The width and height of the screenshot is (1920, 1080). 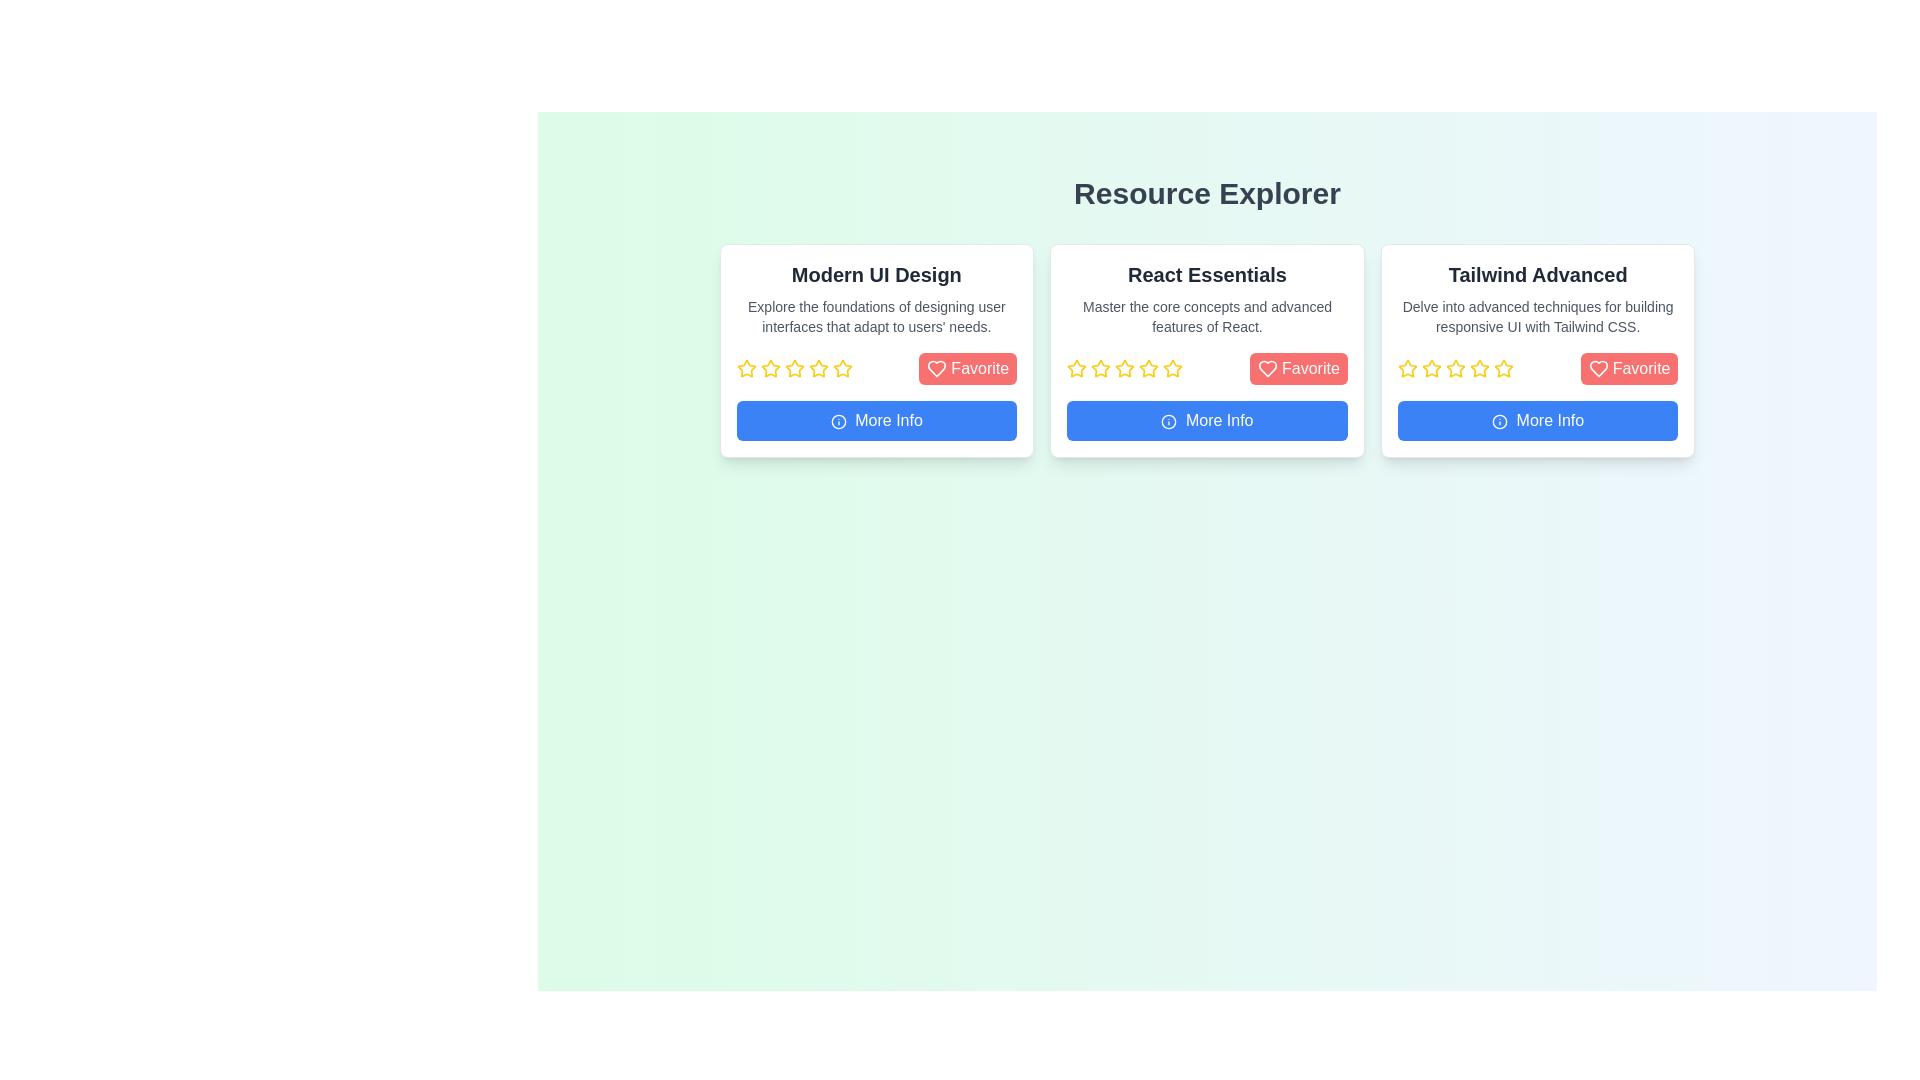 What do you see at coordinates (1206, 315) in the screenshot?
I see `the text element that provides a brief description of the 'React Essentials' section, located below the title and above the star icons and 'Favorite' button` at bounding box center [1206, 315].